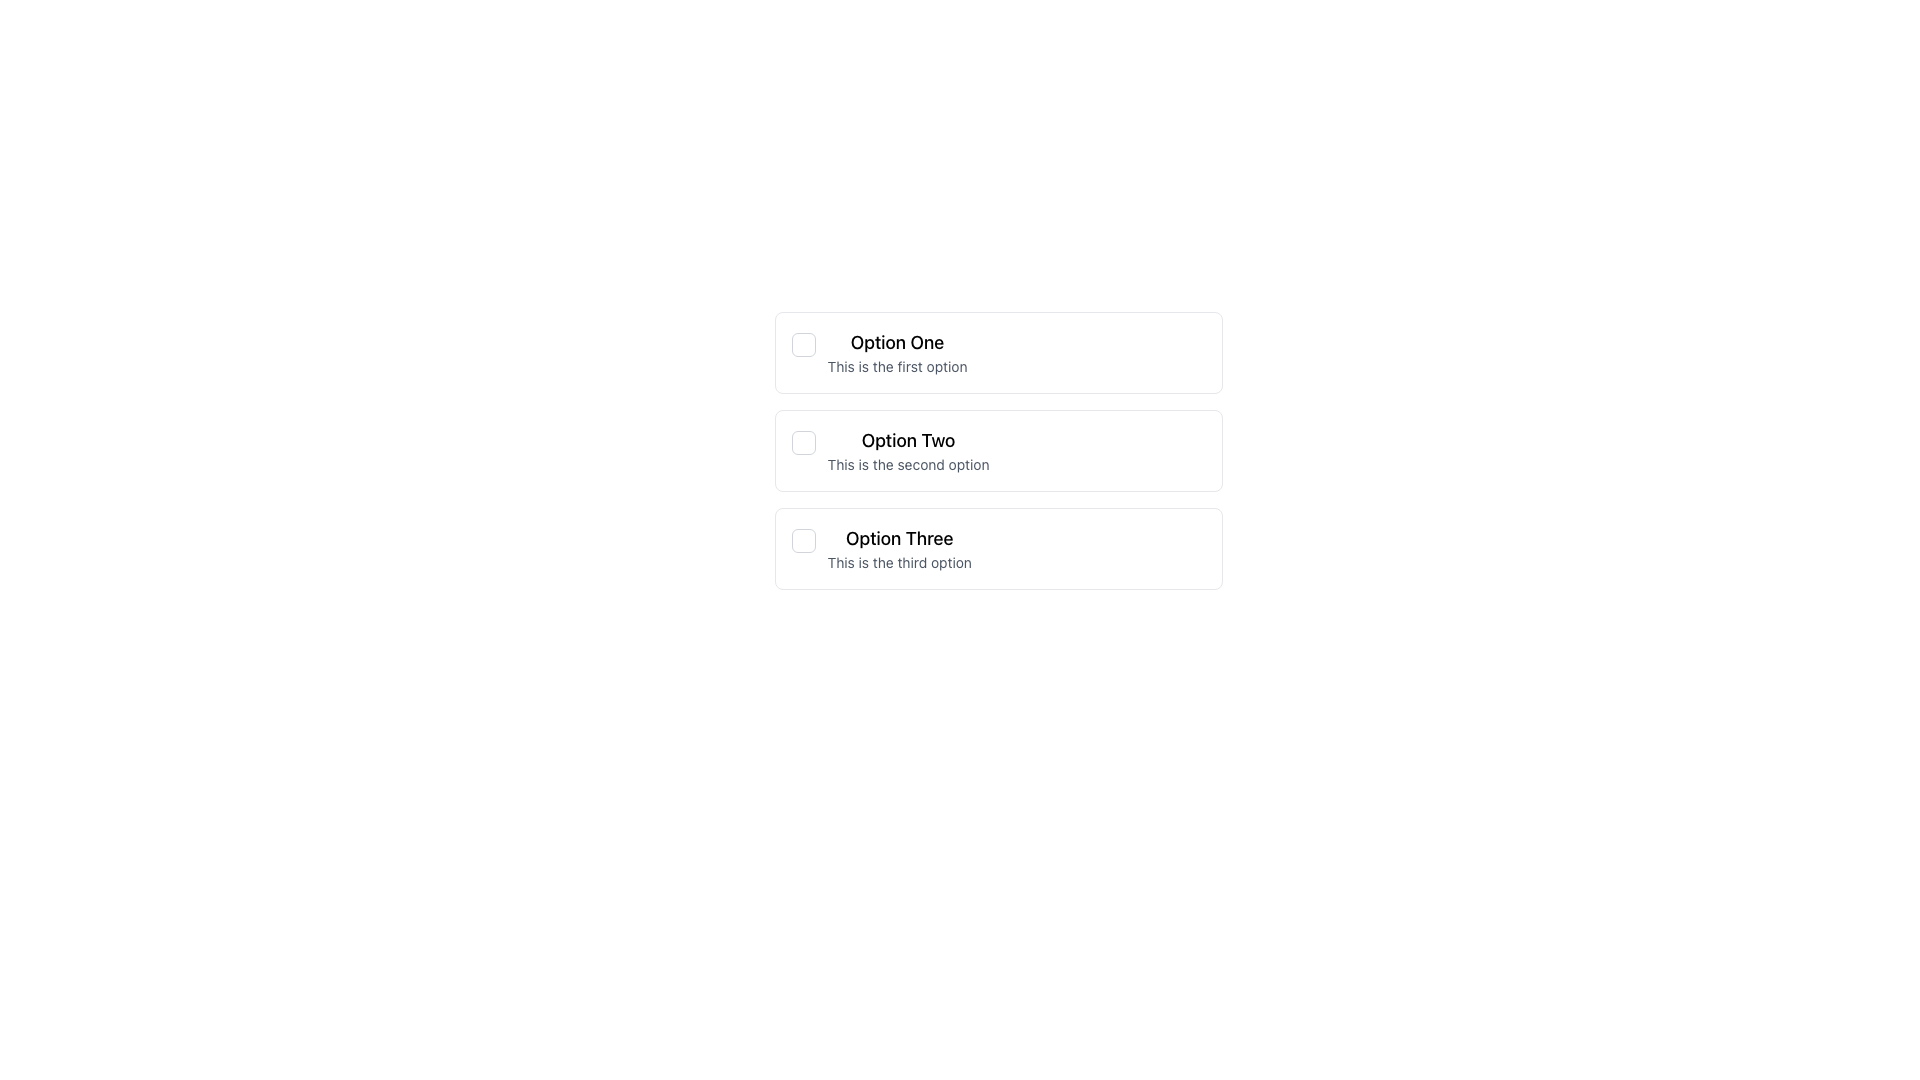 The width and height of the screenshot is (1920, 1080). I want to click on the text label that represents the third selectable option in the vertical list of components, so click(898, 538).